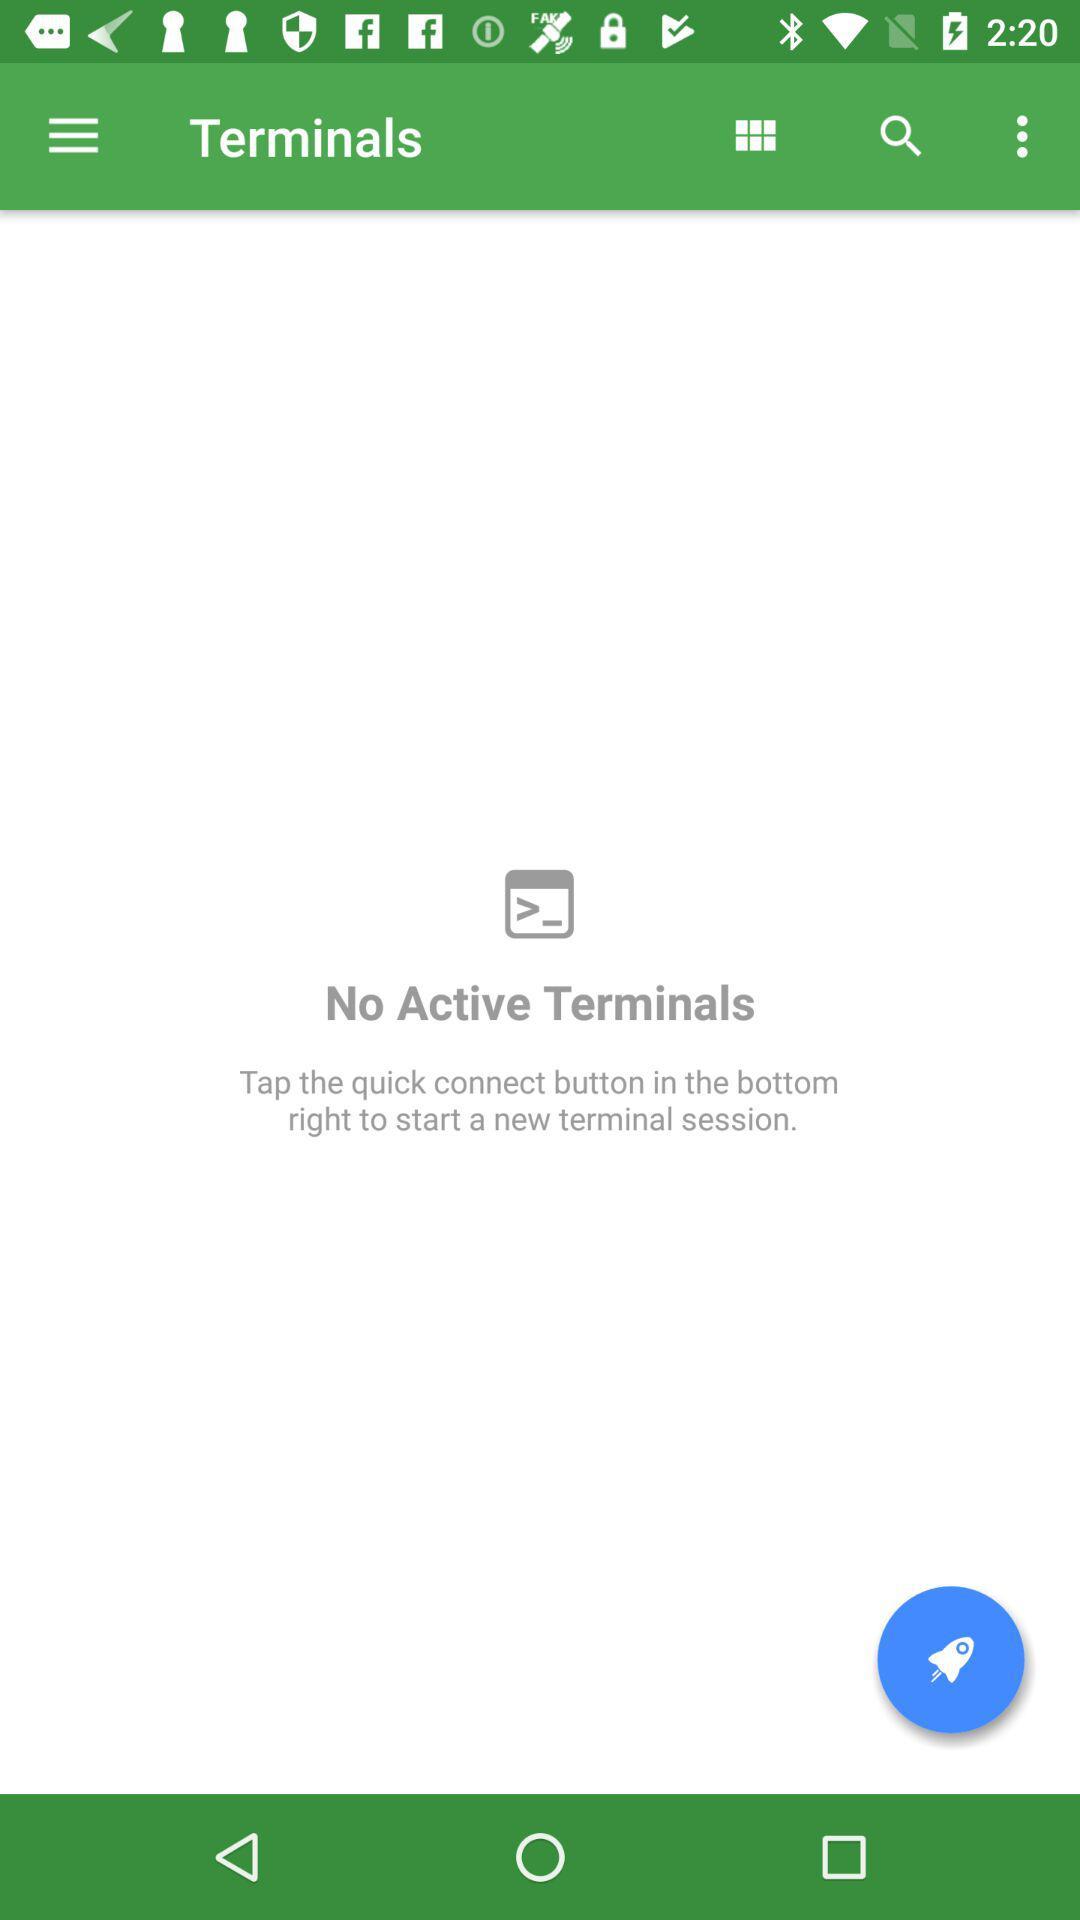  What do you see at coordinates (72, 135) in the screenshot?
I see `icon to the left of terminals item` at bounding box center [72, 135].